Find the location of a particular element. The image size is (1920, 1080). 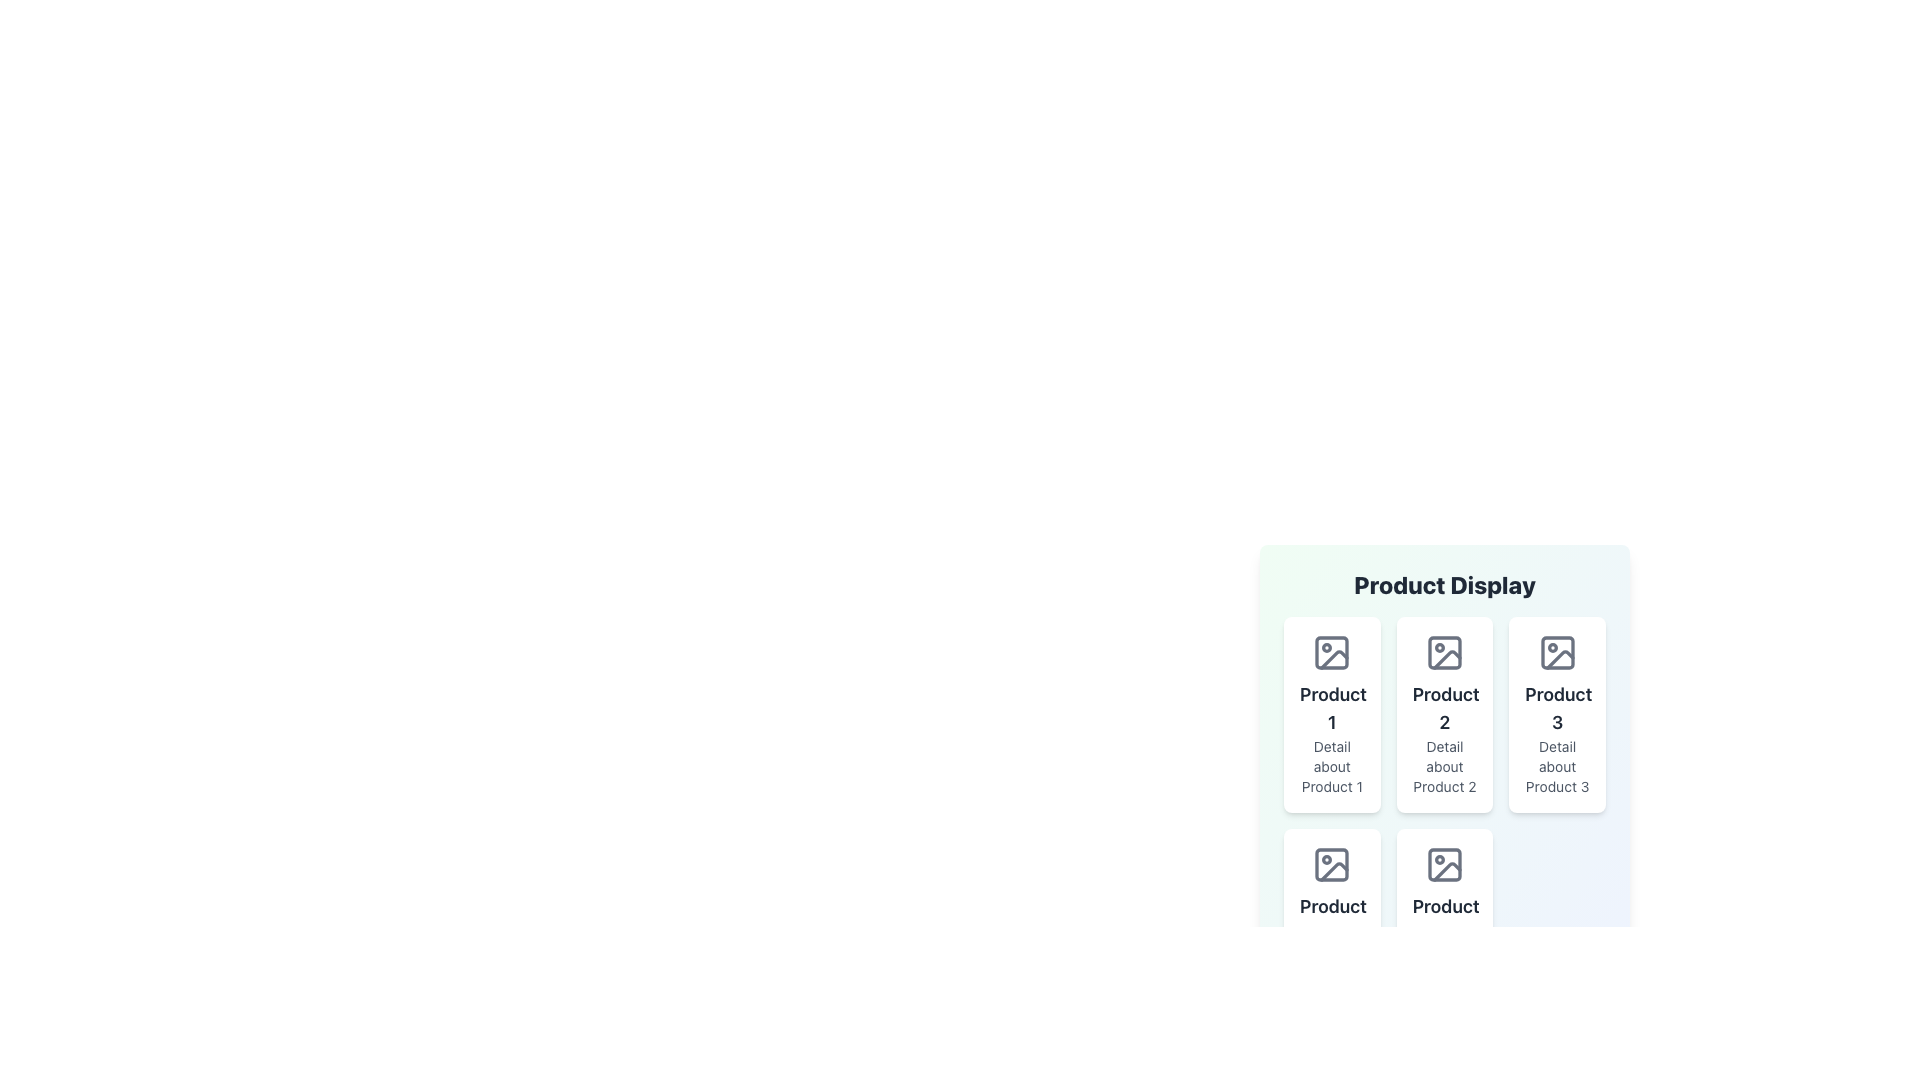

text label serving as the title for 'Product 1' details, which is the second item in the upper left card of a grid display is located at coordinates (1332, 708).